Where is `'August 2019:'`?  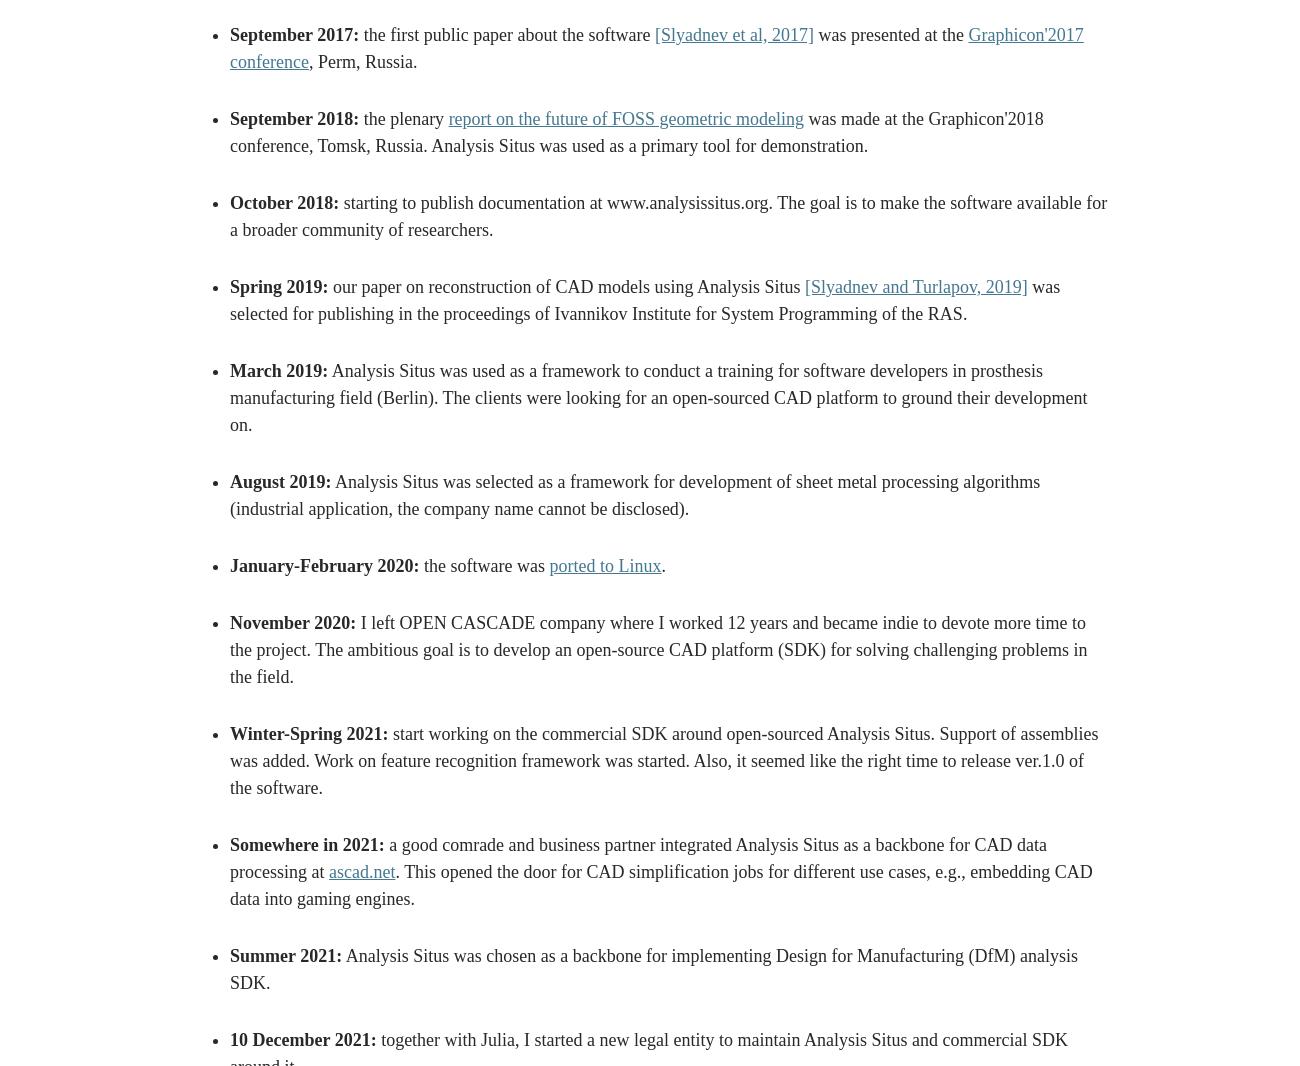
'August 2019:' is located at coordinates (280, 482).